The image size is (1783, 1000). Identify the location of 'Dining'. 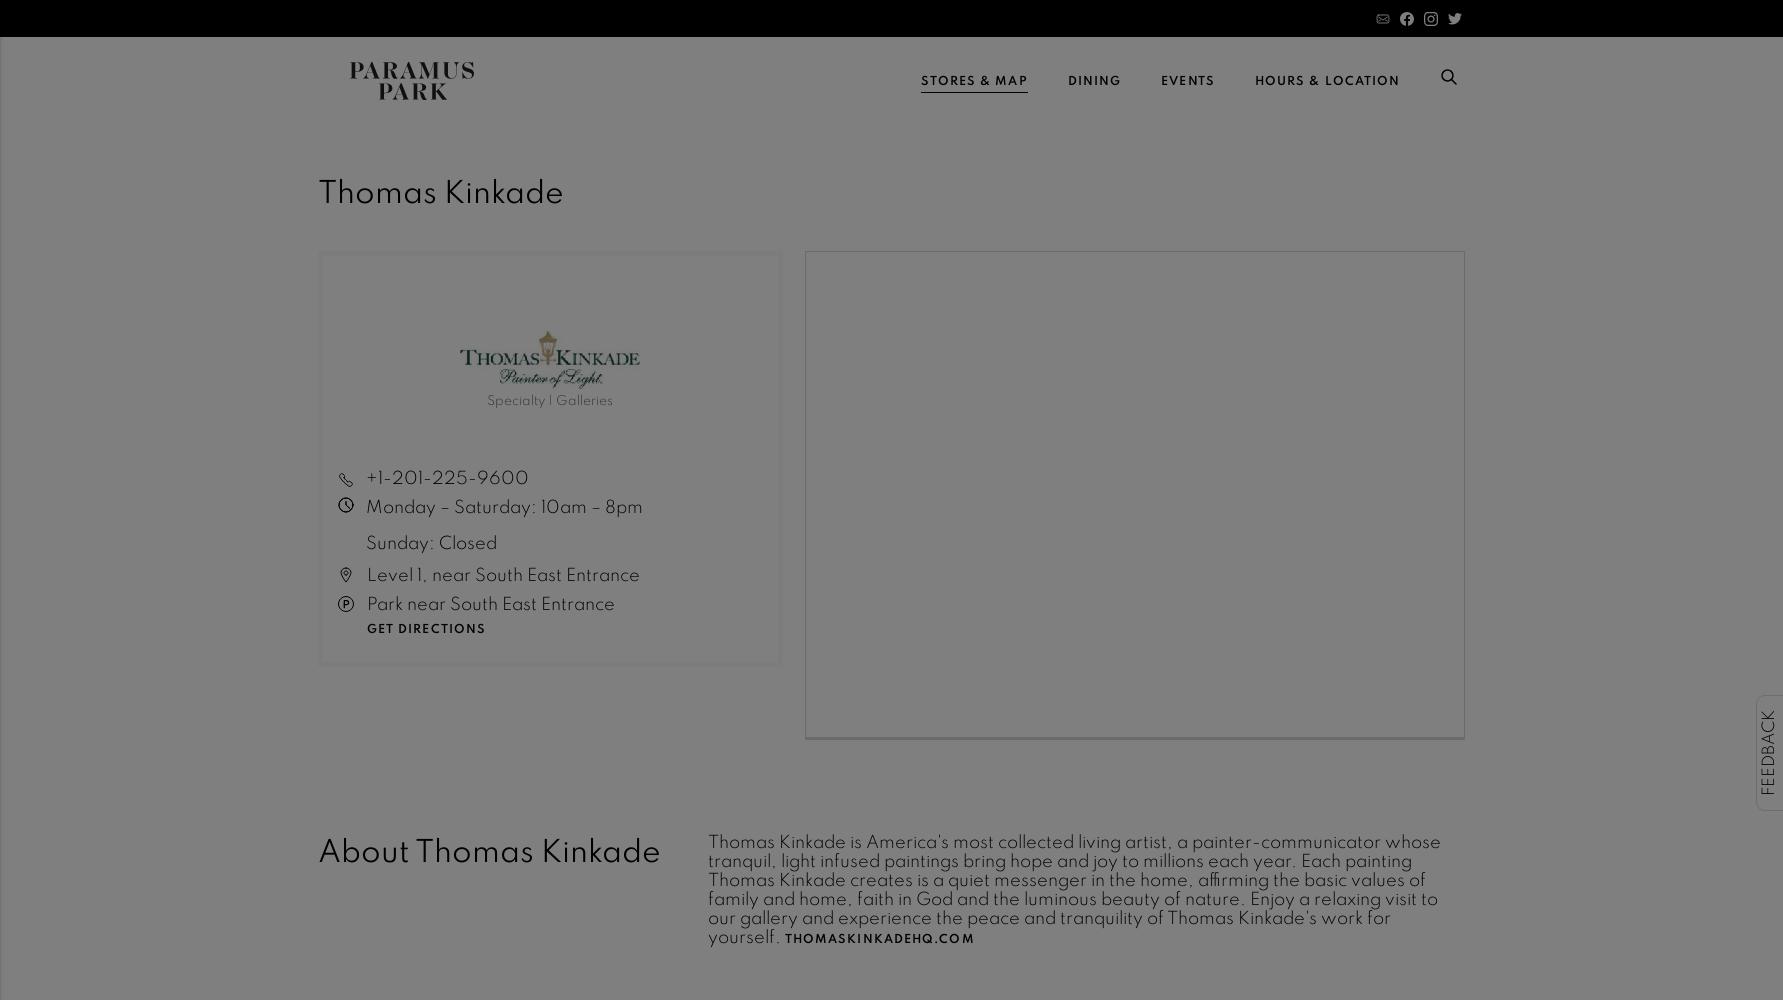
(1093, 81).